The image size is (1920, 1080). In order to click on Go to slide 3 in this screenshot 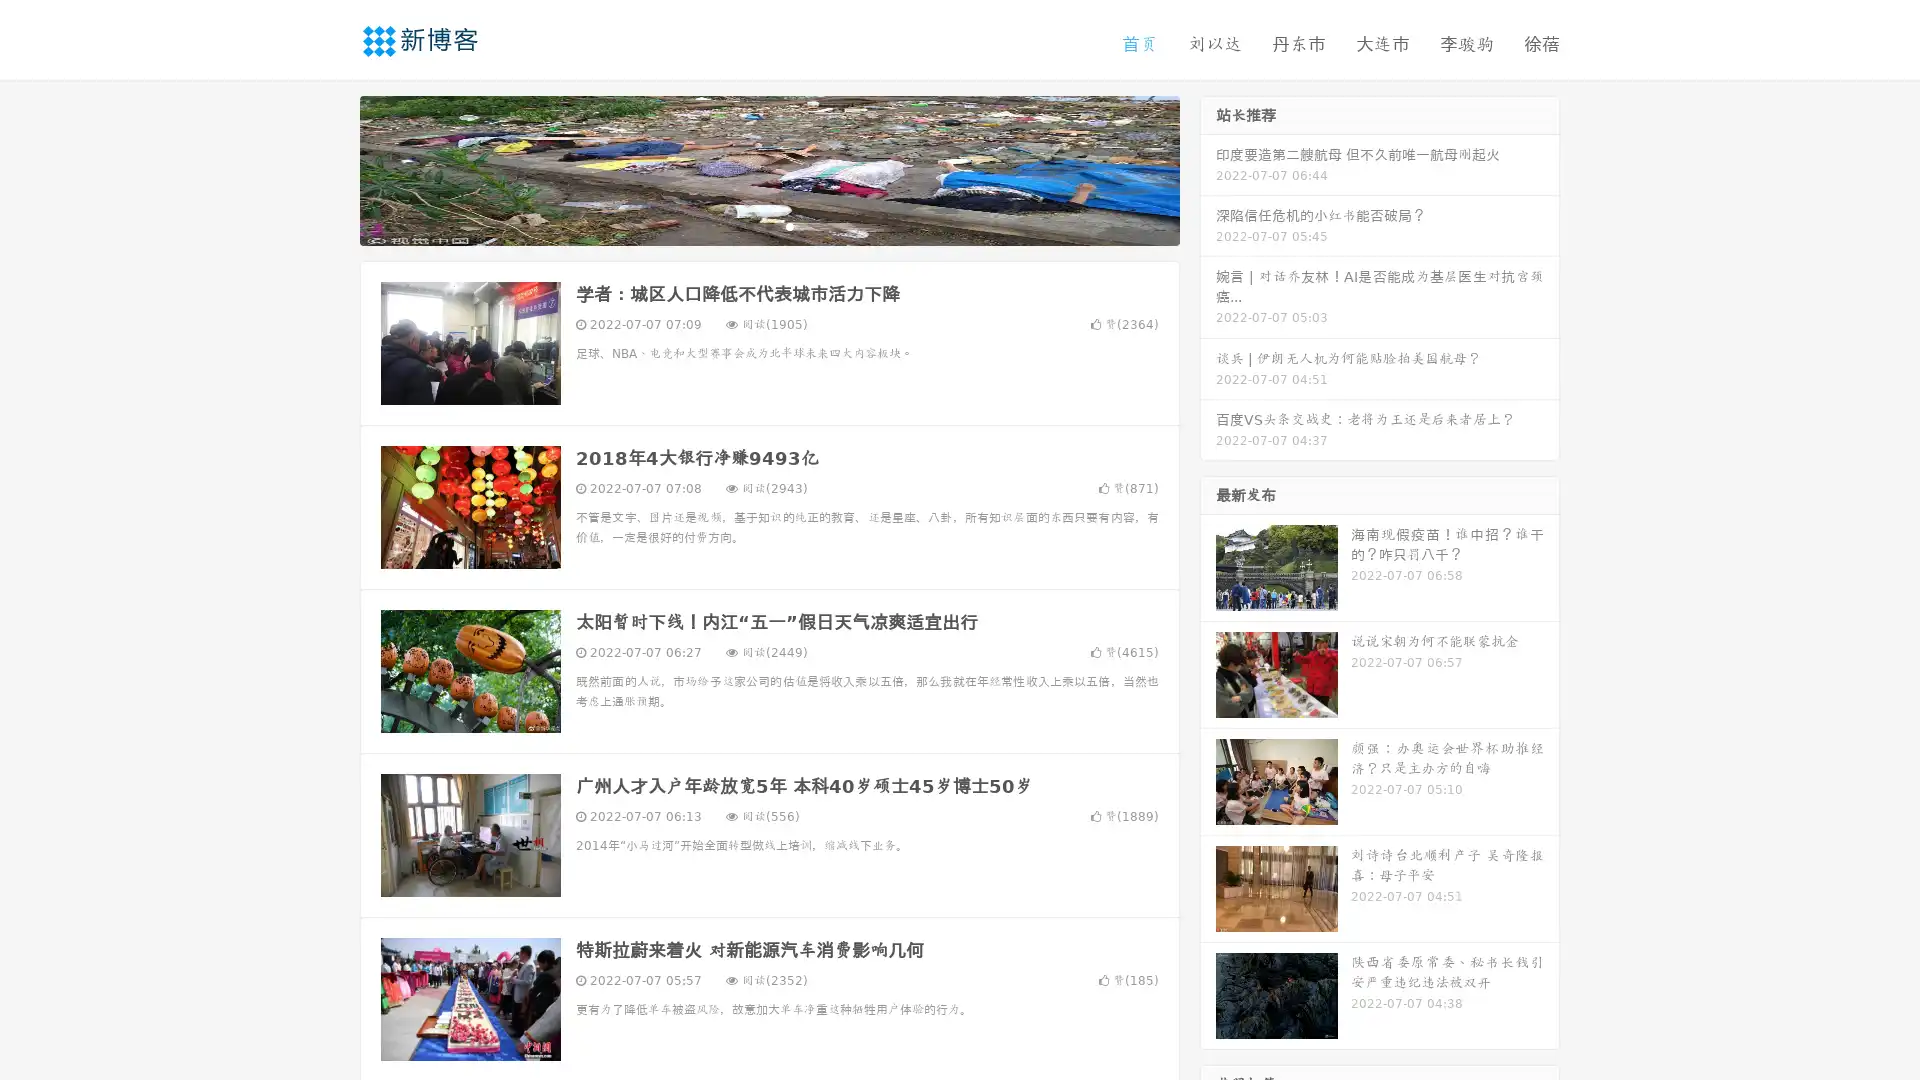, I will do `click(789, 225)`.